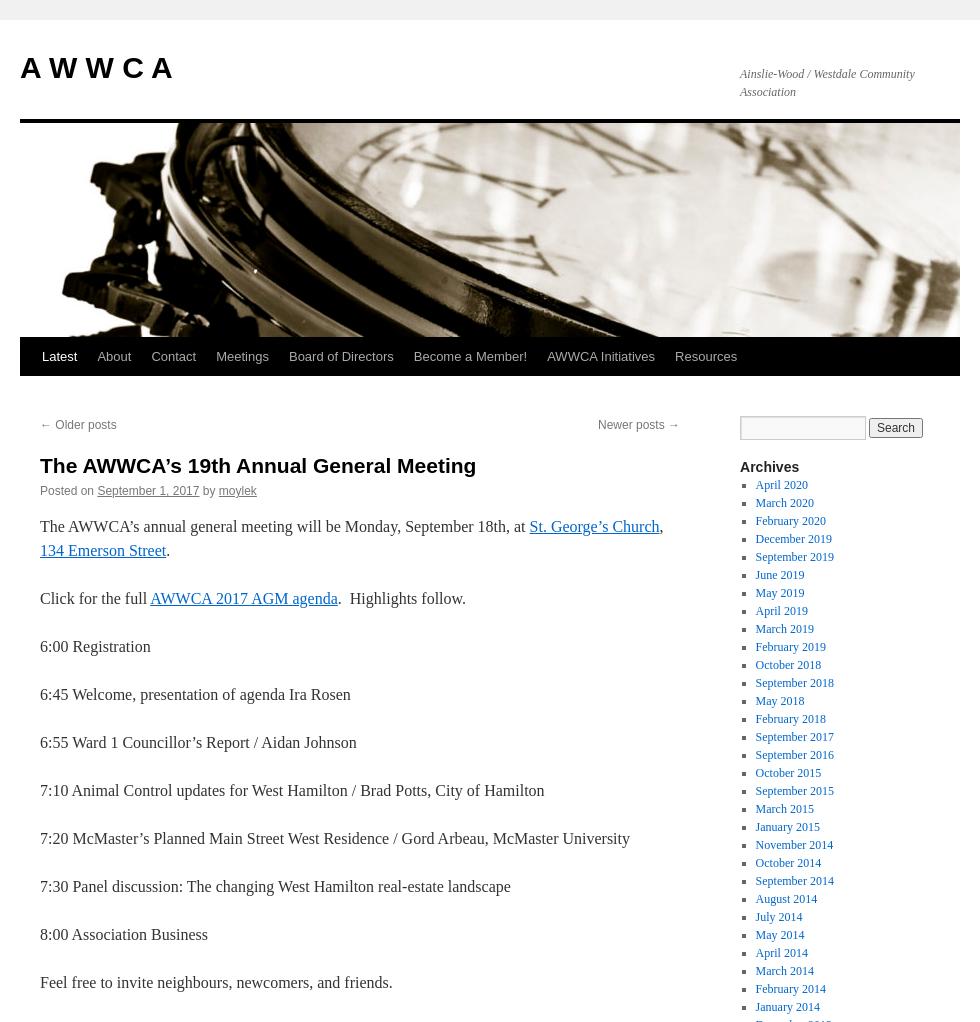 The image size is (980, 1022). What do you see at coordinates (754, 862) in the screenshot?
I see `'October 2014'` at bounding box center [754, 862].